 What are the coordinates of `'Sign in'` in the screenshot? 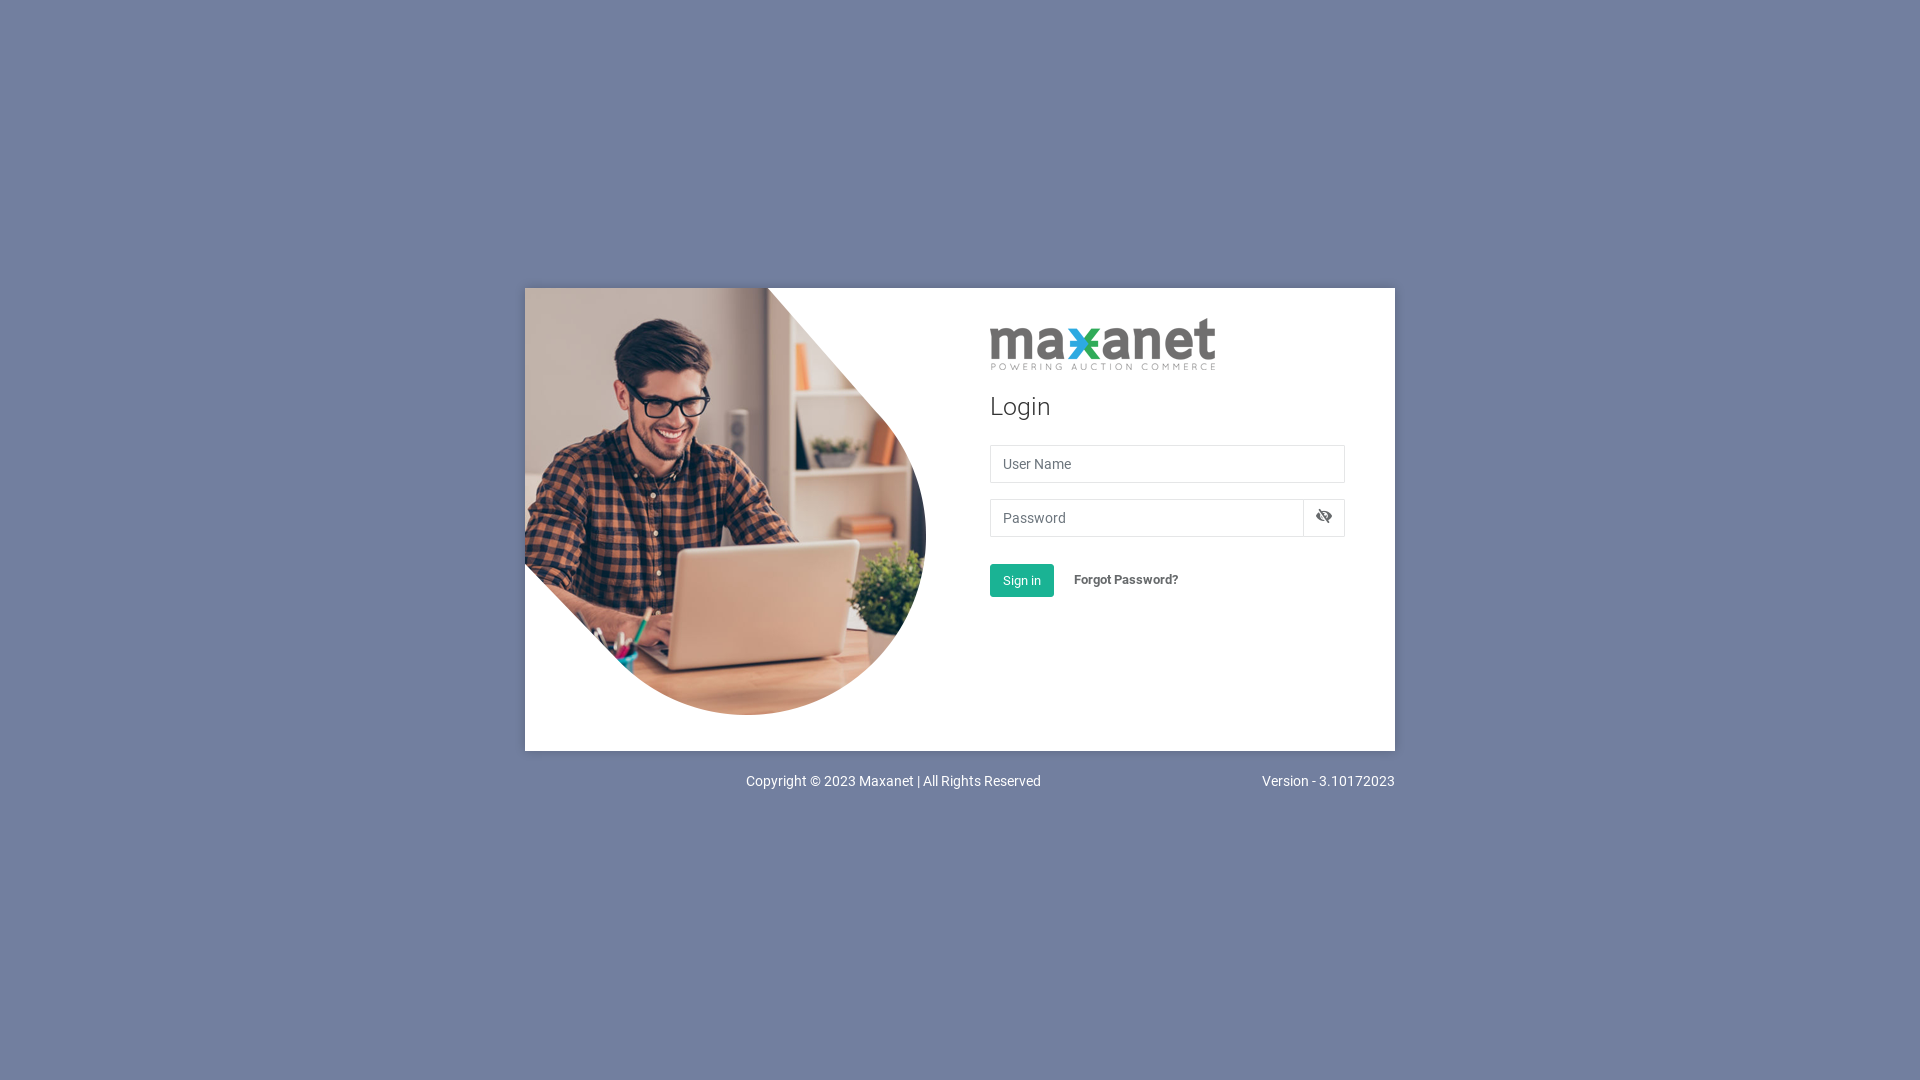 It's located at (1022, 581).